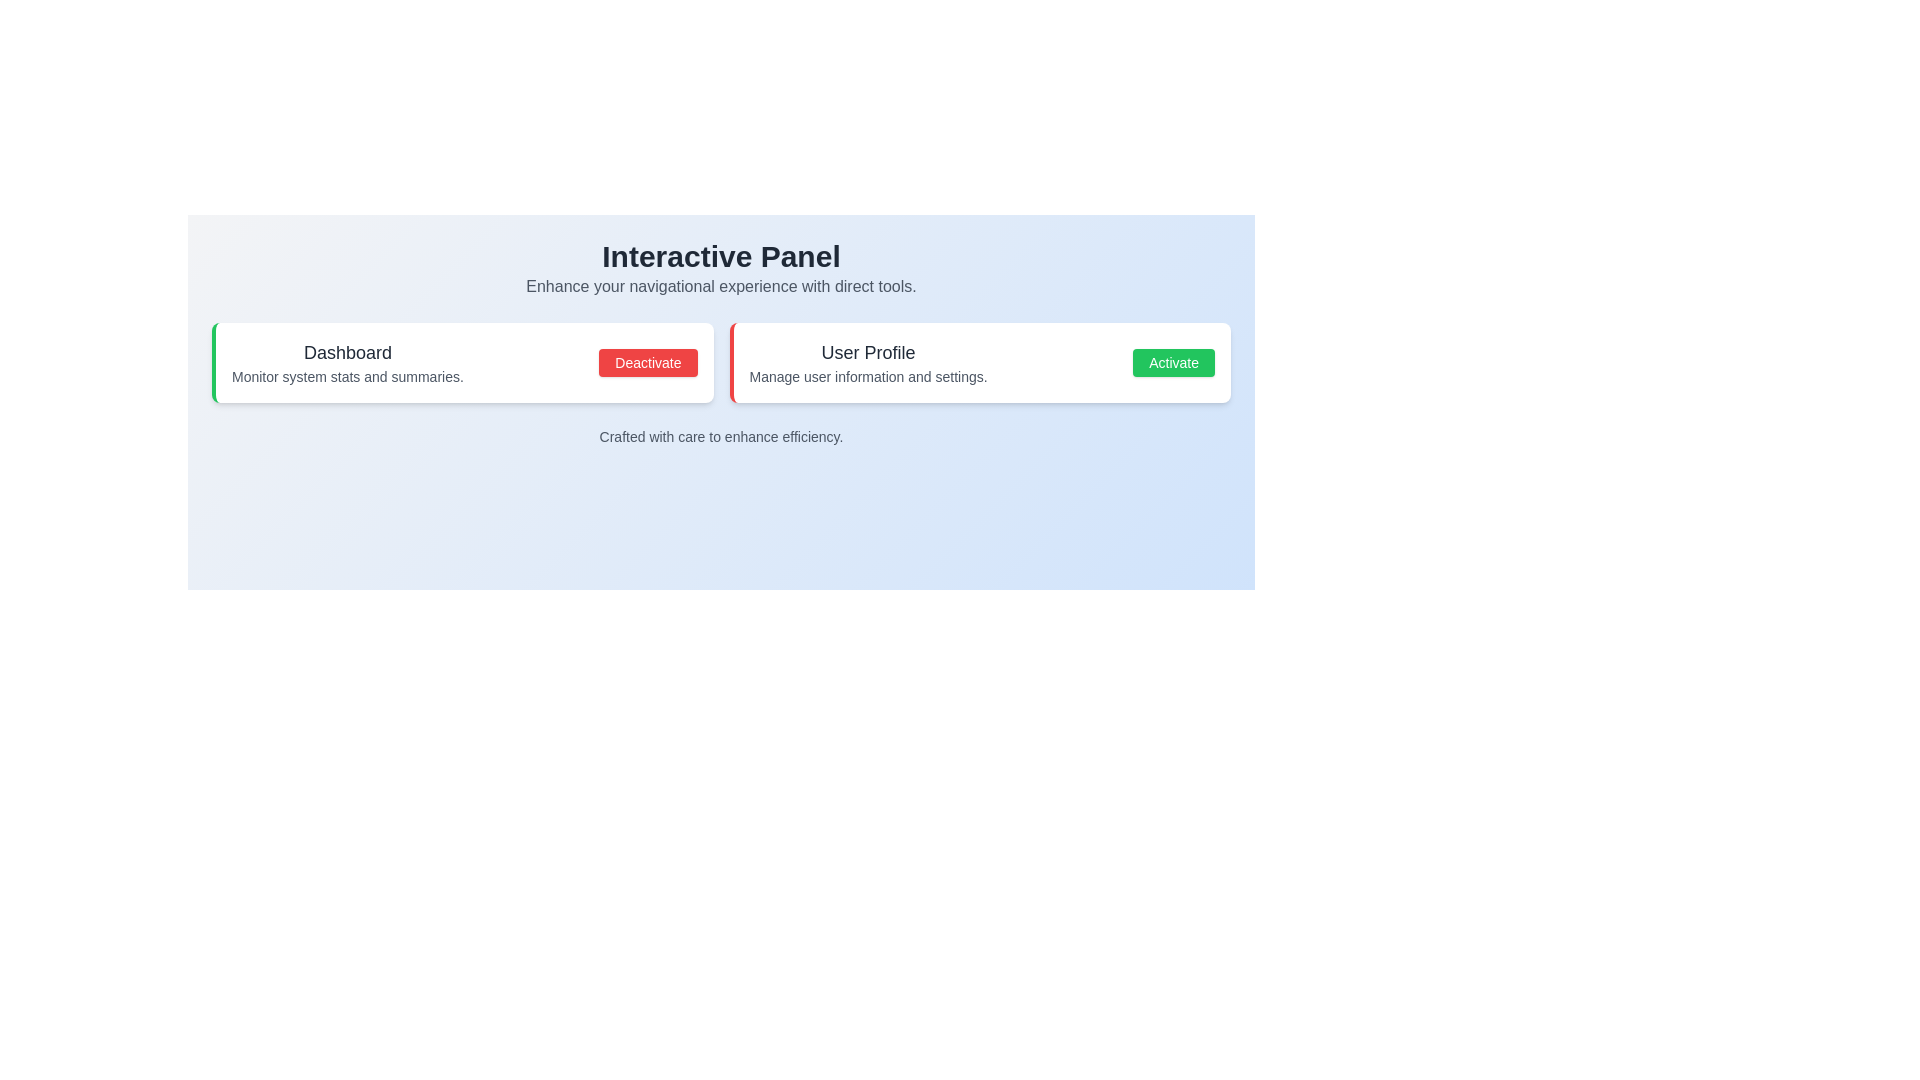 The height and width of the screenshot is (1080, 1920). I want to click on the static text element displaying 'Enhance your navigational experience with direct tools.', which is centered below the title 'Interactive Panel', so click(720, 286).